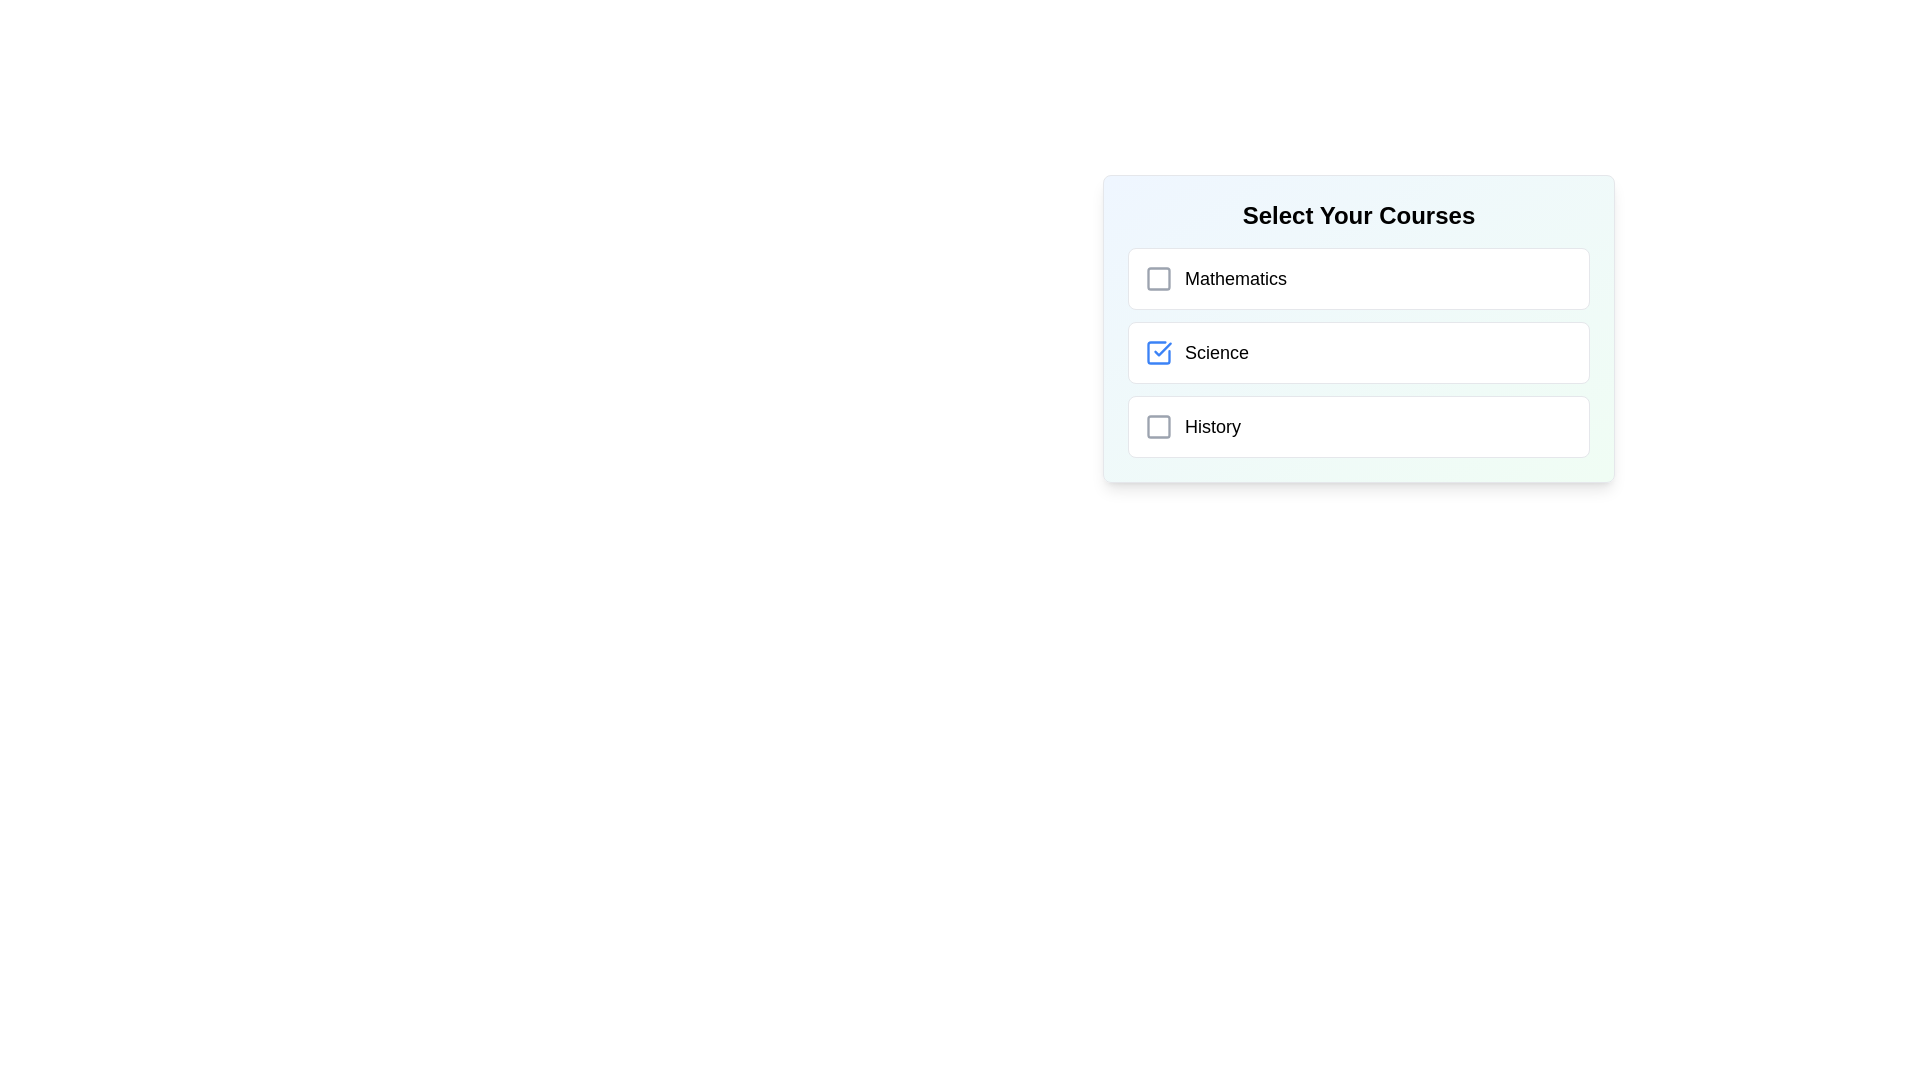 The image size is (1920, 1080). I want to click on the label for the third course option 'History', which is positioned below the 'Science' option in the course selection list, so click(1212, 426).